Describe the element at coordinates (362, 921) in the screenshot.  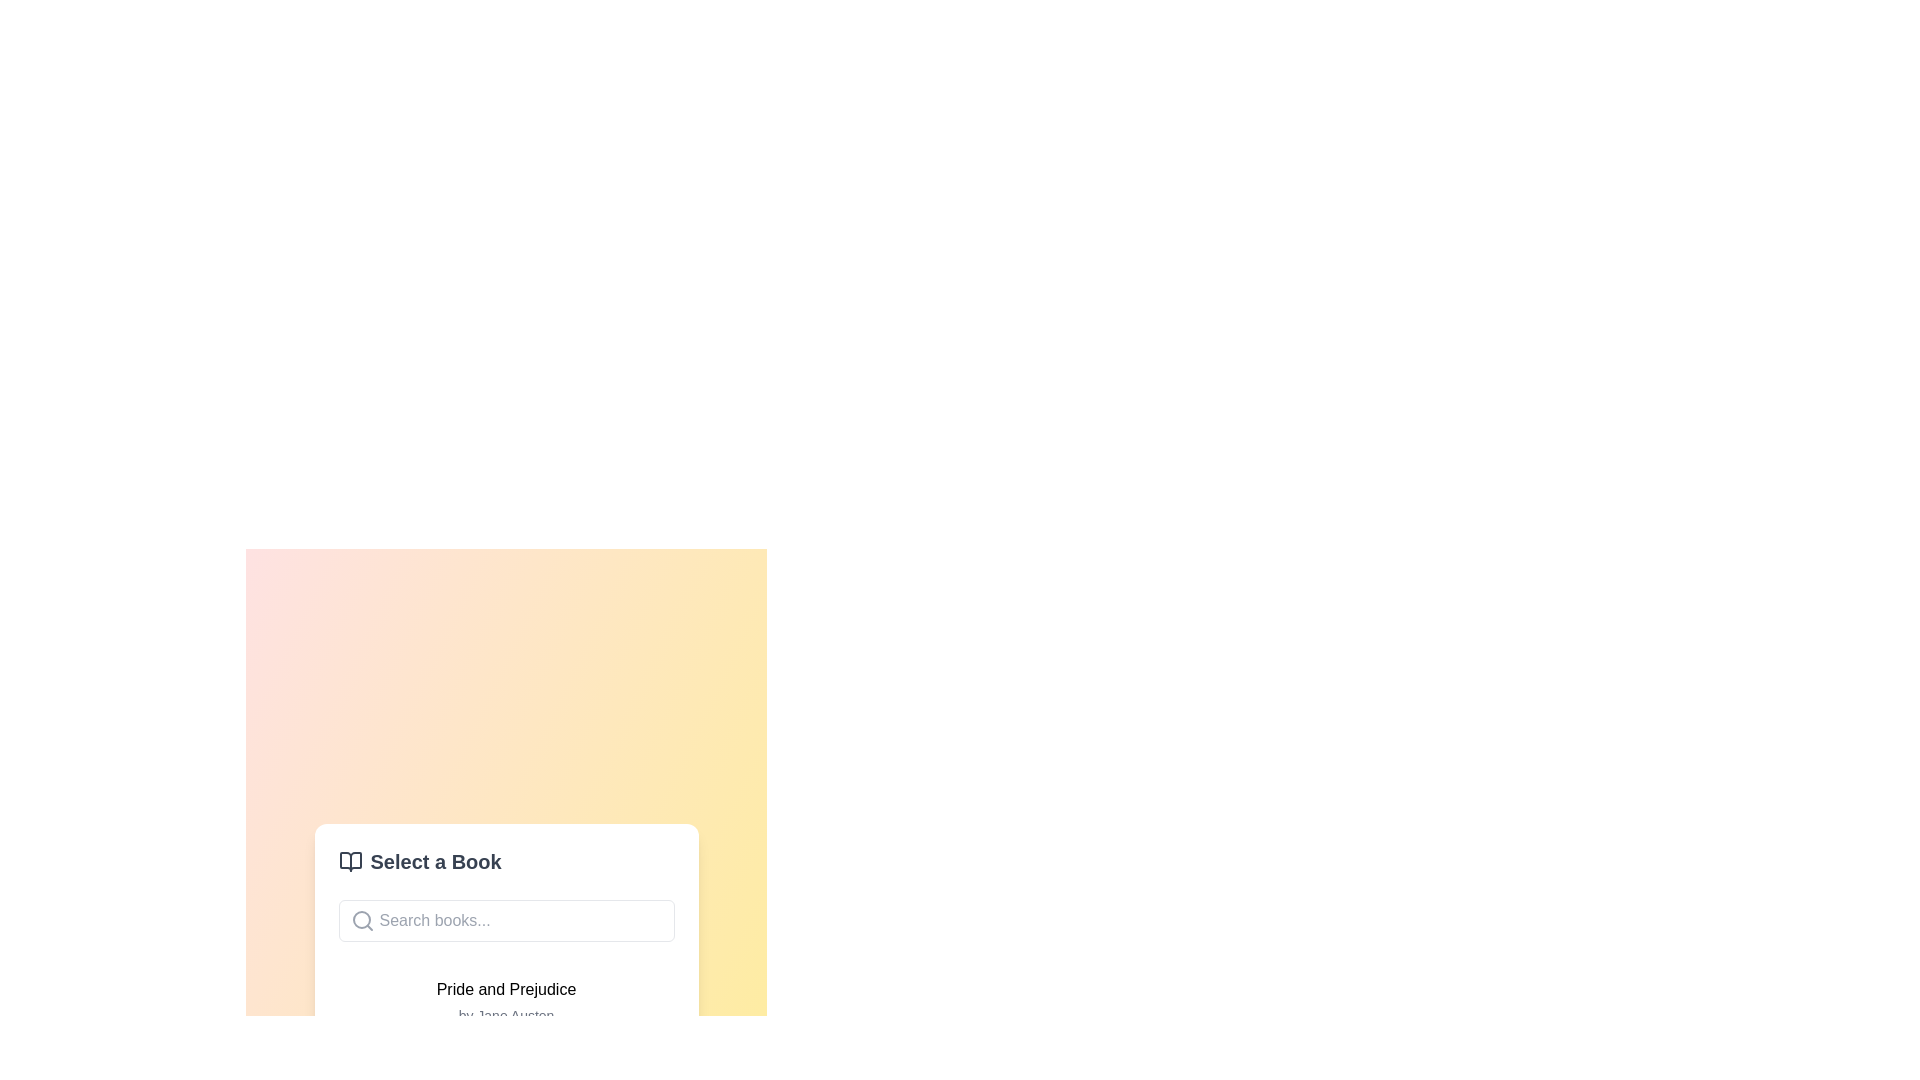
I see `the search icon, which is a circular magnifying glass with a thin outline, located on the left side inside the search bar below the heading 'Select a Book'` at that location.